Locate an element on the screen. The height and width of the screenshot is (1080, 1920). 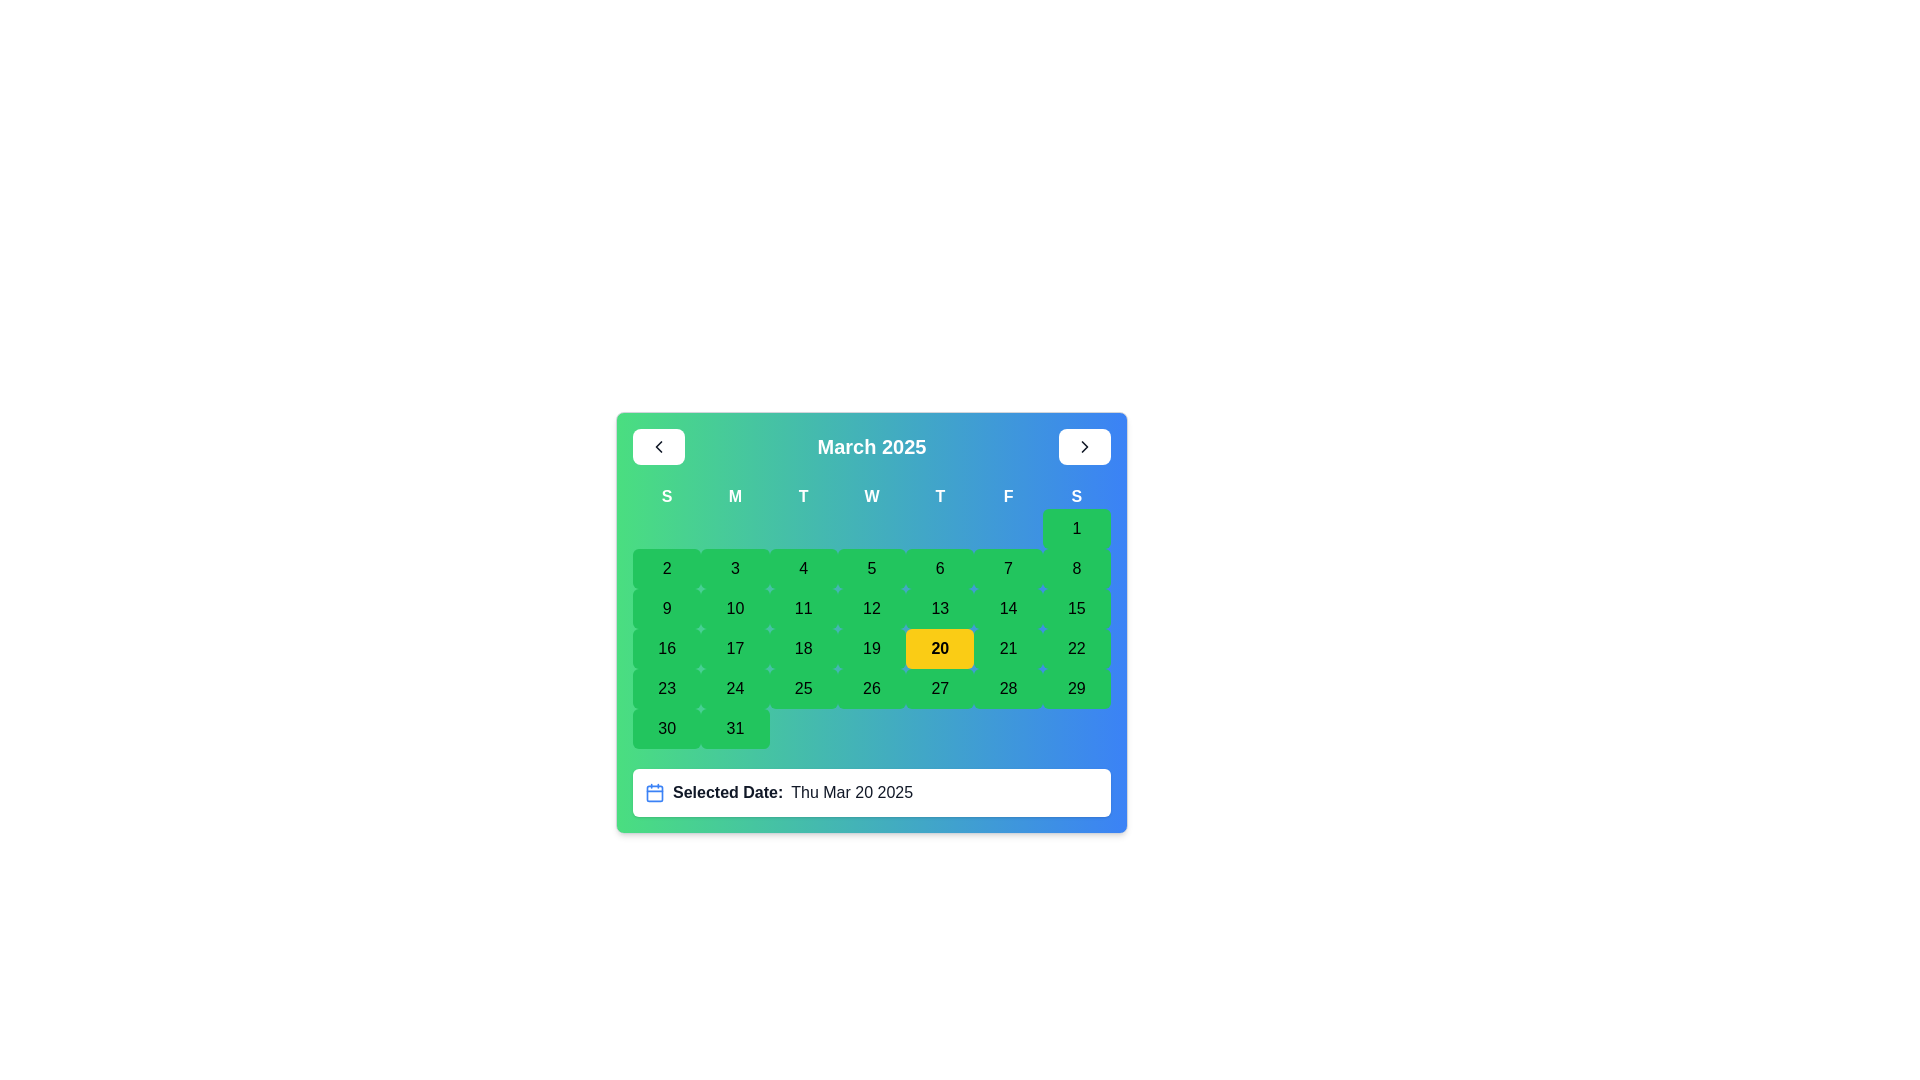
the bold text label displaying 'Selected Date:' located below the calendar and between the calendar icon and the date string 'Thu Mar 20 2025' is located at coordinates (727, 792).